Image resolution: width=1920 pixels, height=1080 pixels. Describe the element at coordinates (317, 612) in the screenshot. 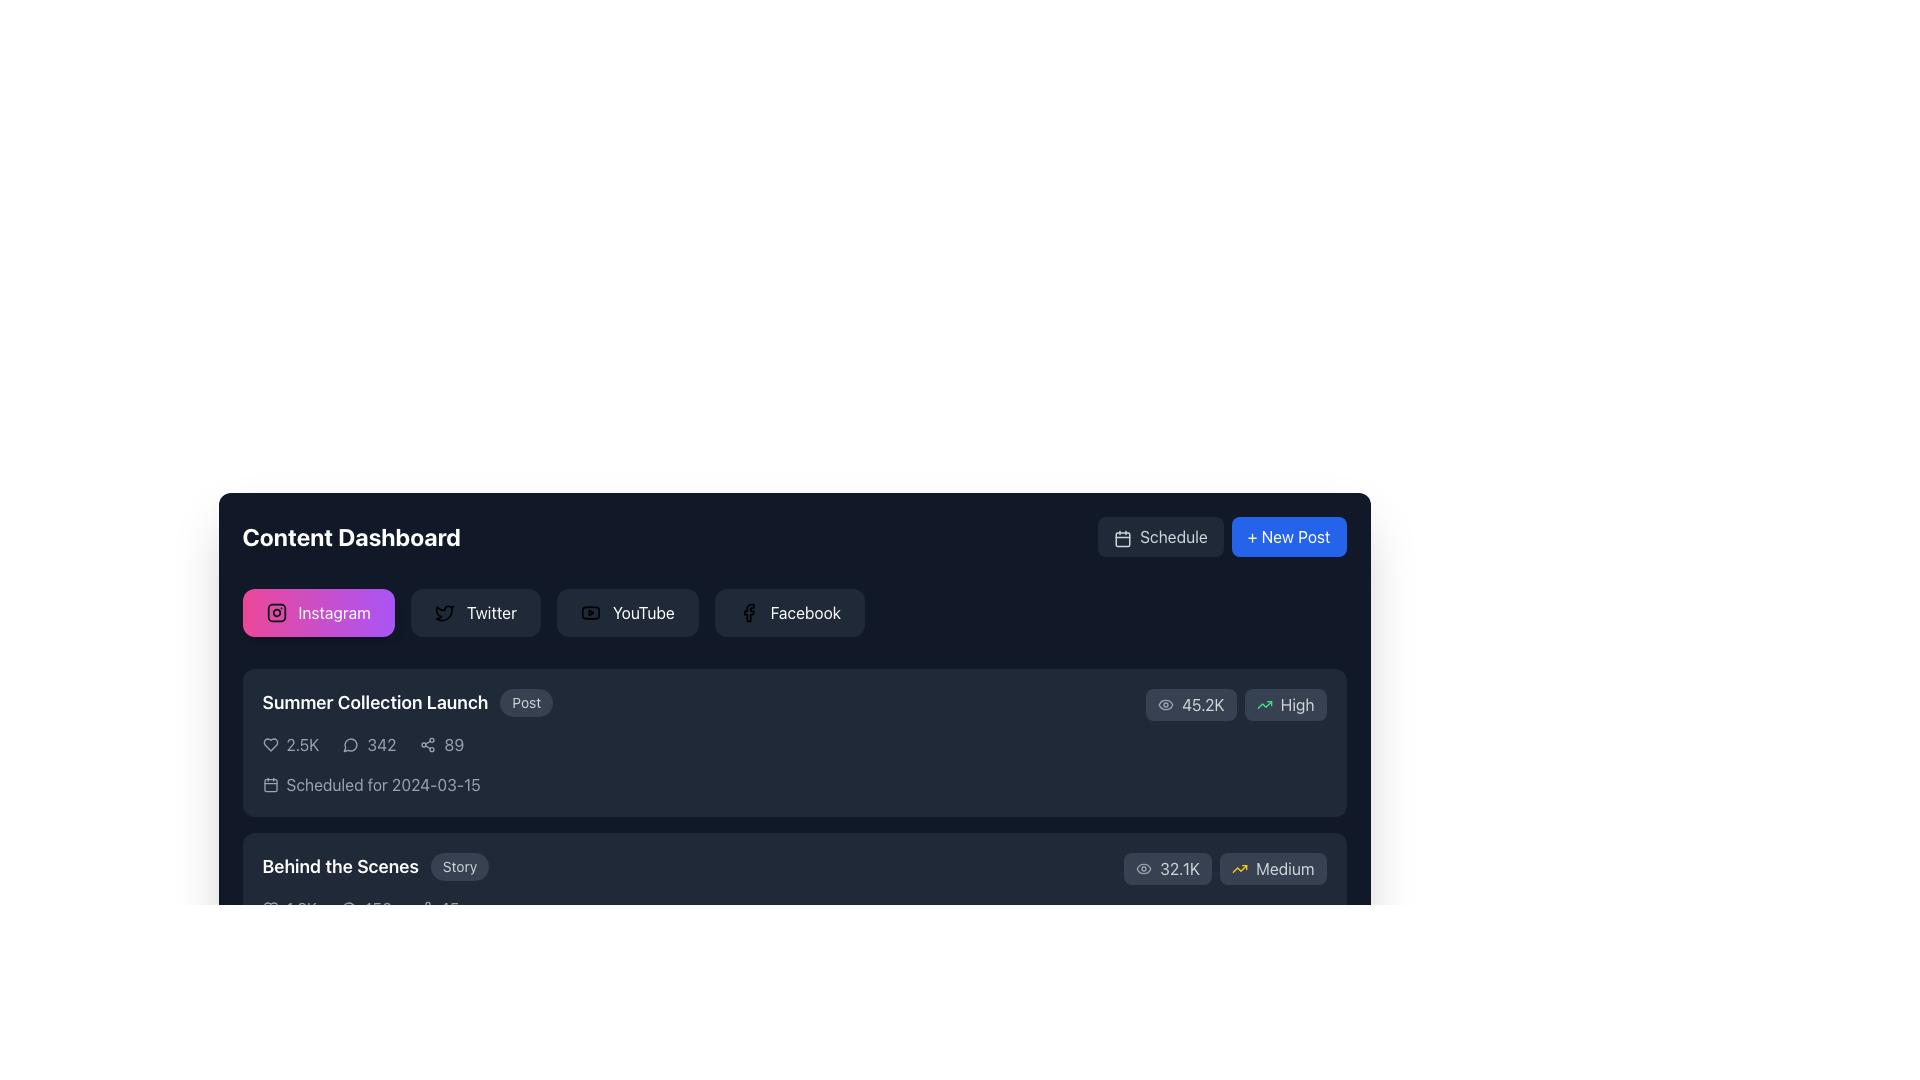

I see `the first button in the horizontal row on the dark-themed dashboard` at that location.